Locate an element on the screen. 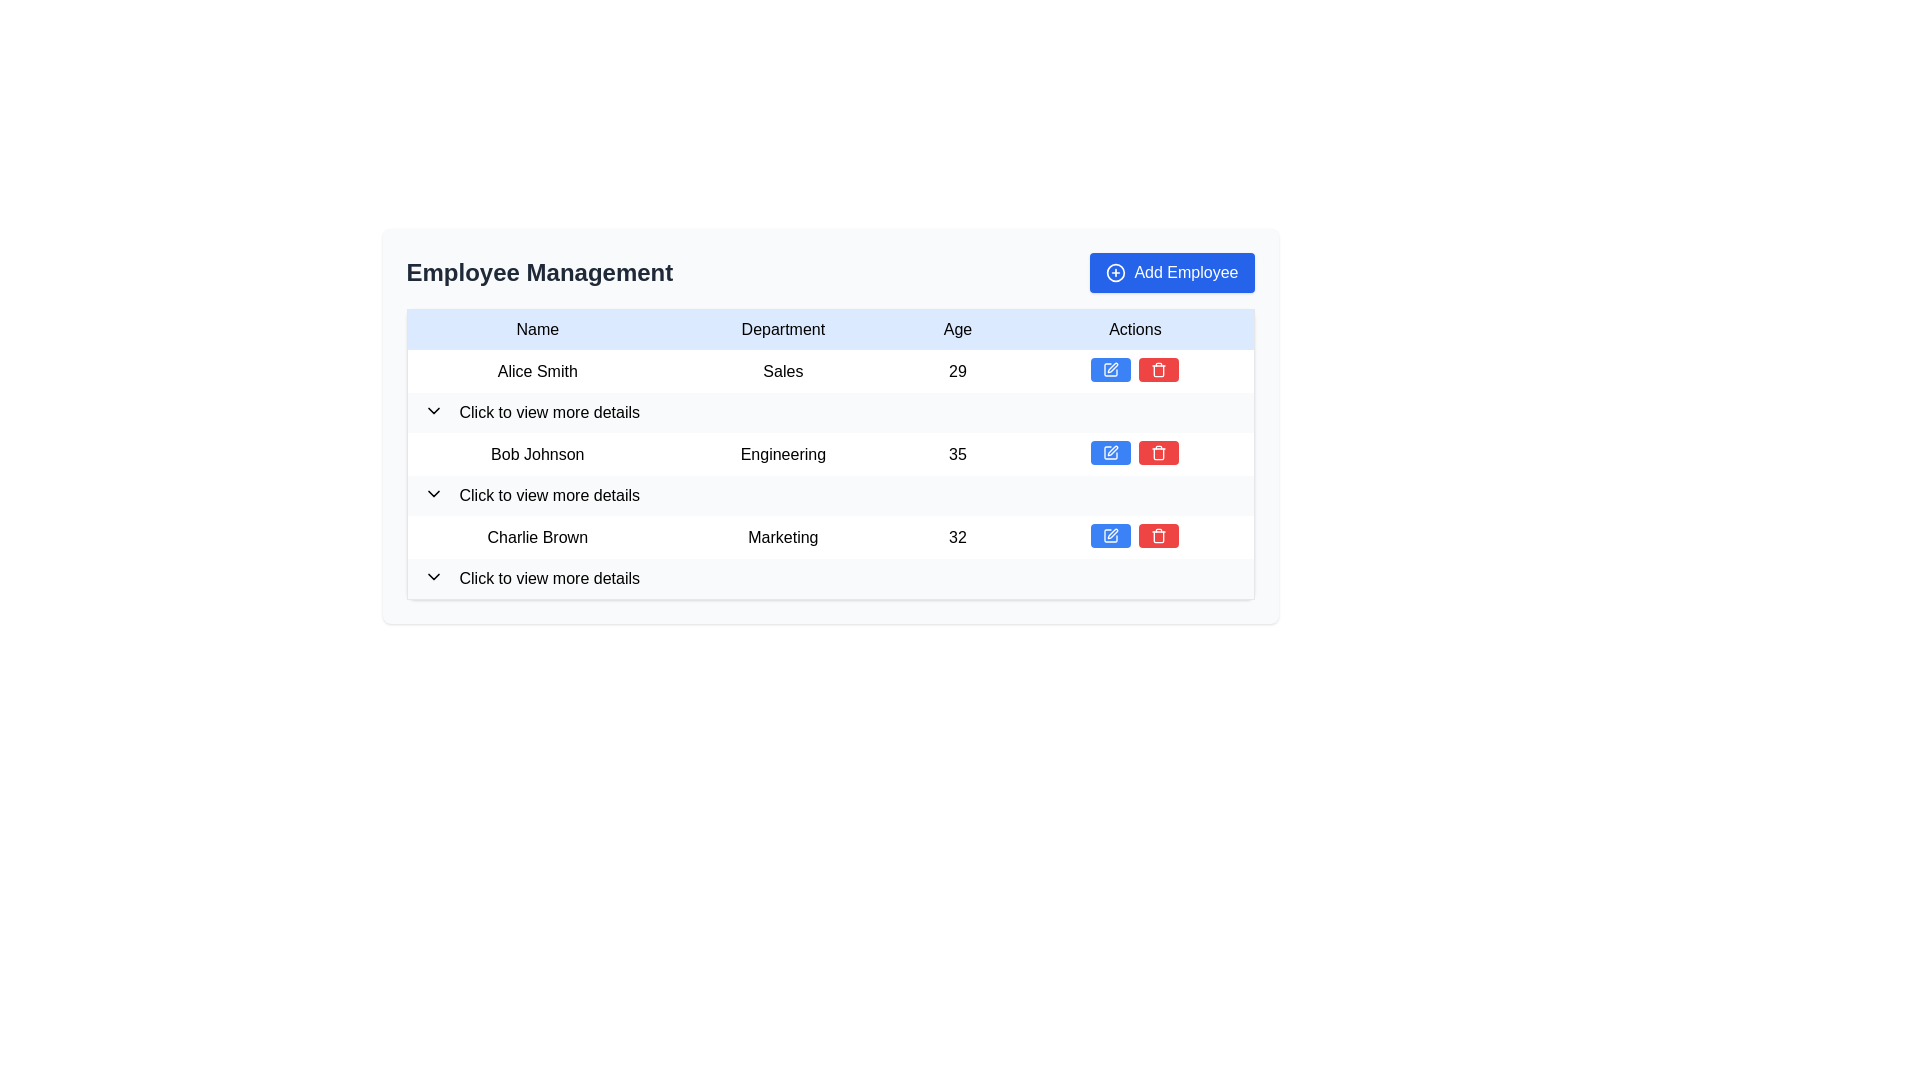 This screenshot has height=1080, width=1920. the circular '+' icon with a white outline on a blue background, which is part of the 'Add Employee' button located in the top-right area of the interface is located at coordinates (1115, 273).